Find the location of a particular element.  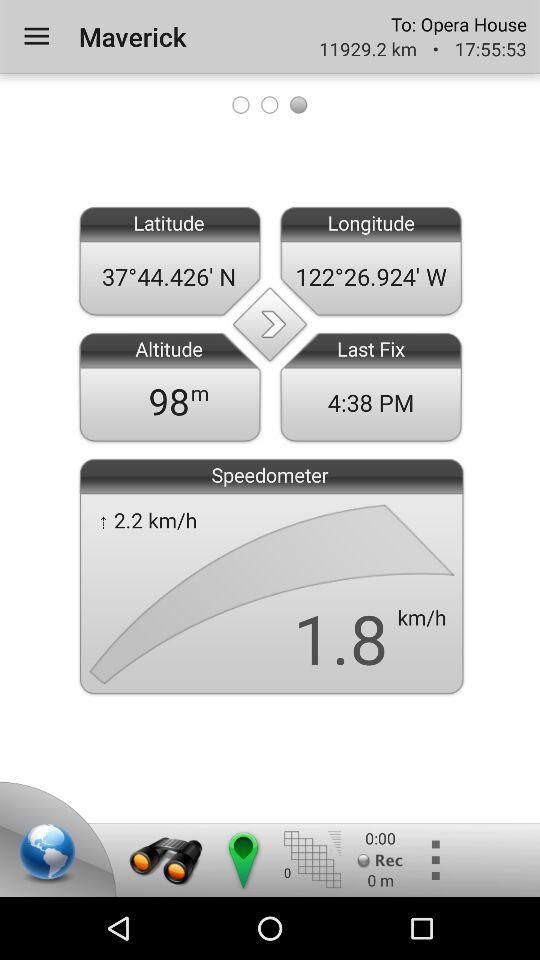

zoom in is located at coordinates (165, 859).